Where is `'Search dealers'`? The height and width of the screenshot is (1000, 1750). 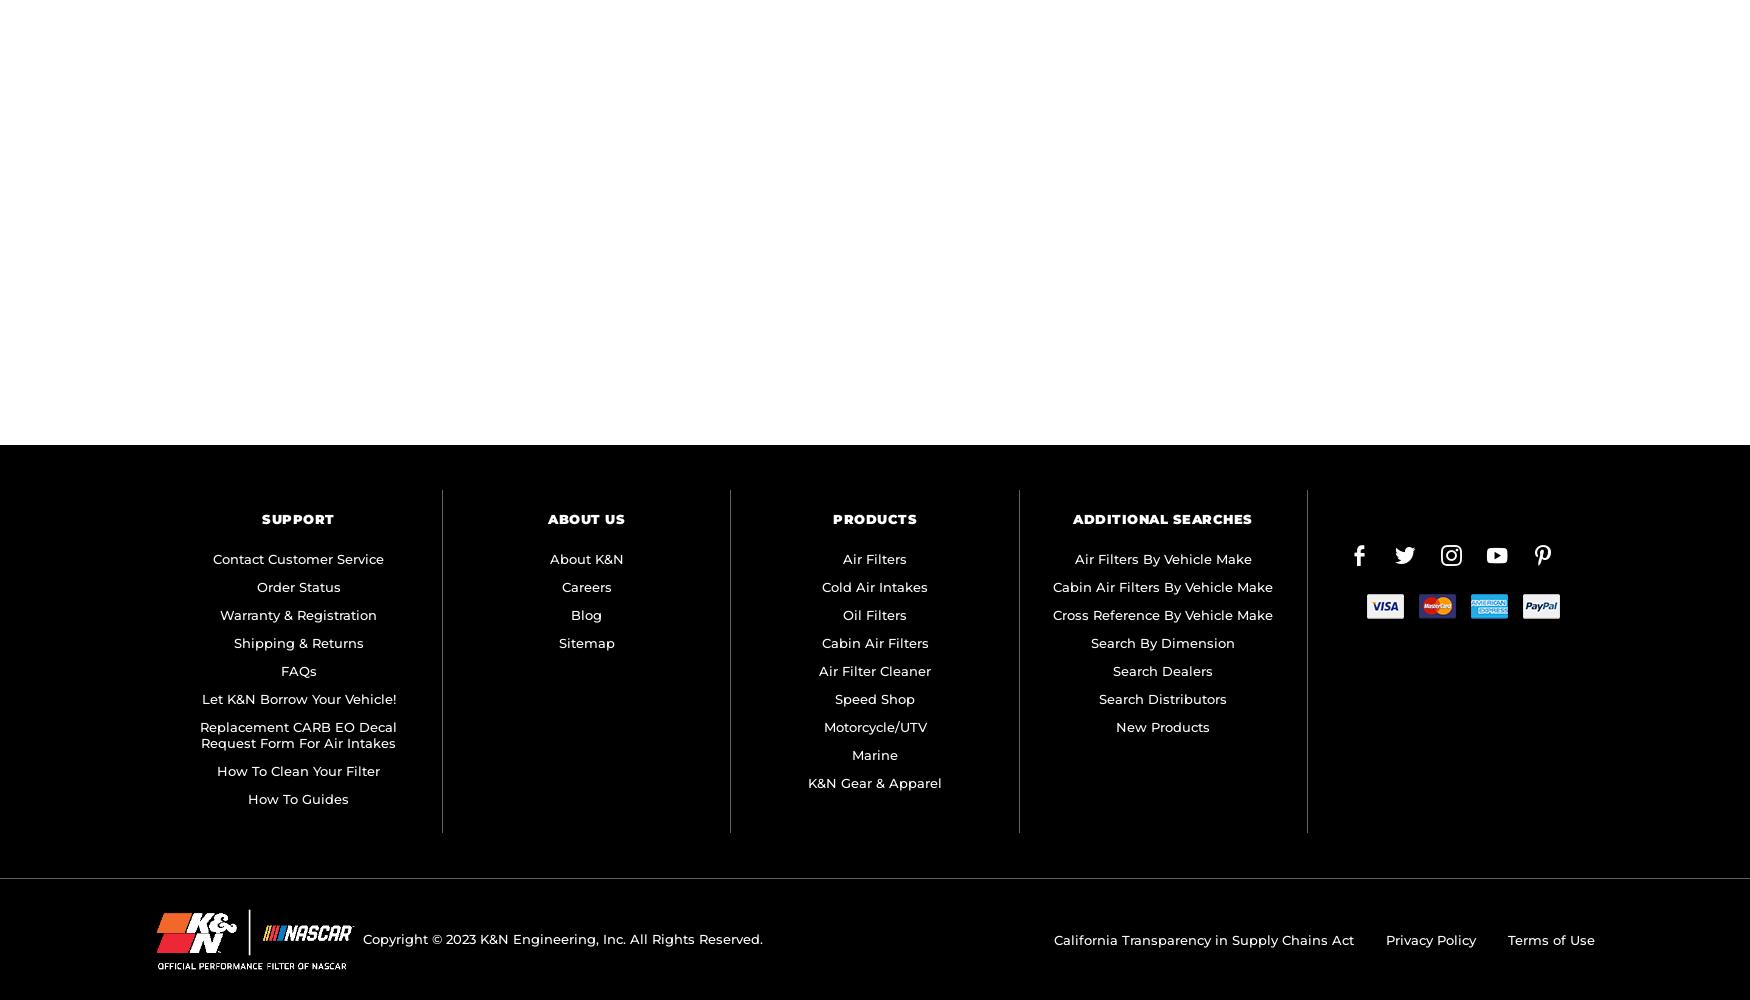
'Search dealers' is located at coordinates (1113, 671).